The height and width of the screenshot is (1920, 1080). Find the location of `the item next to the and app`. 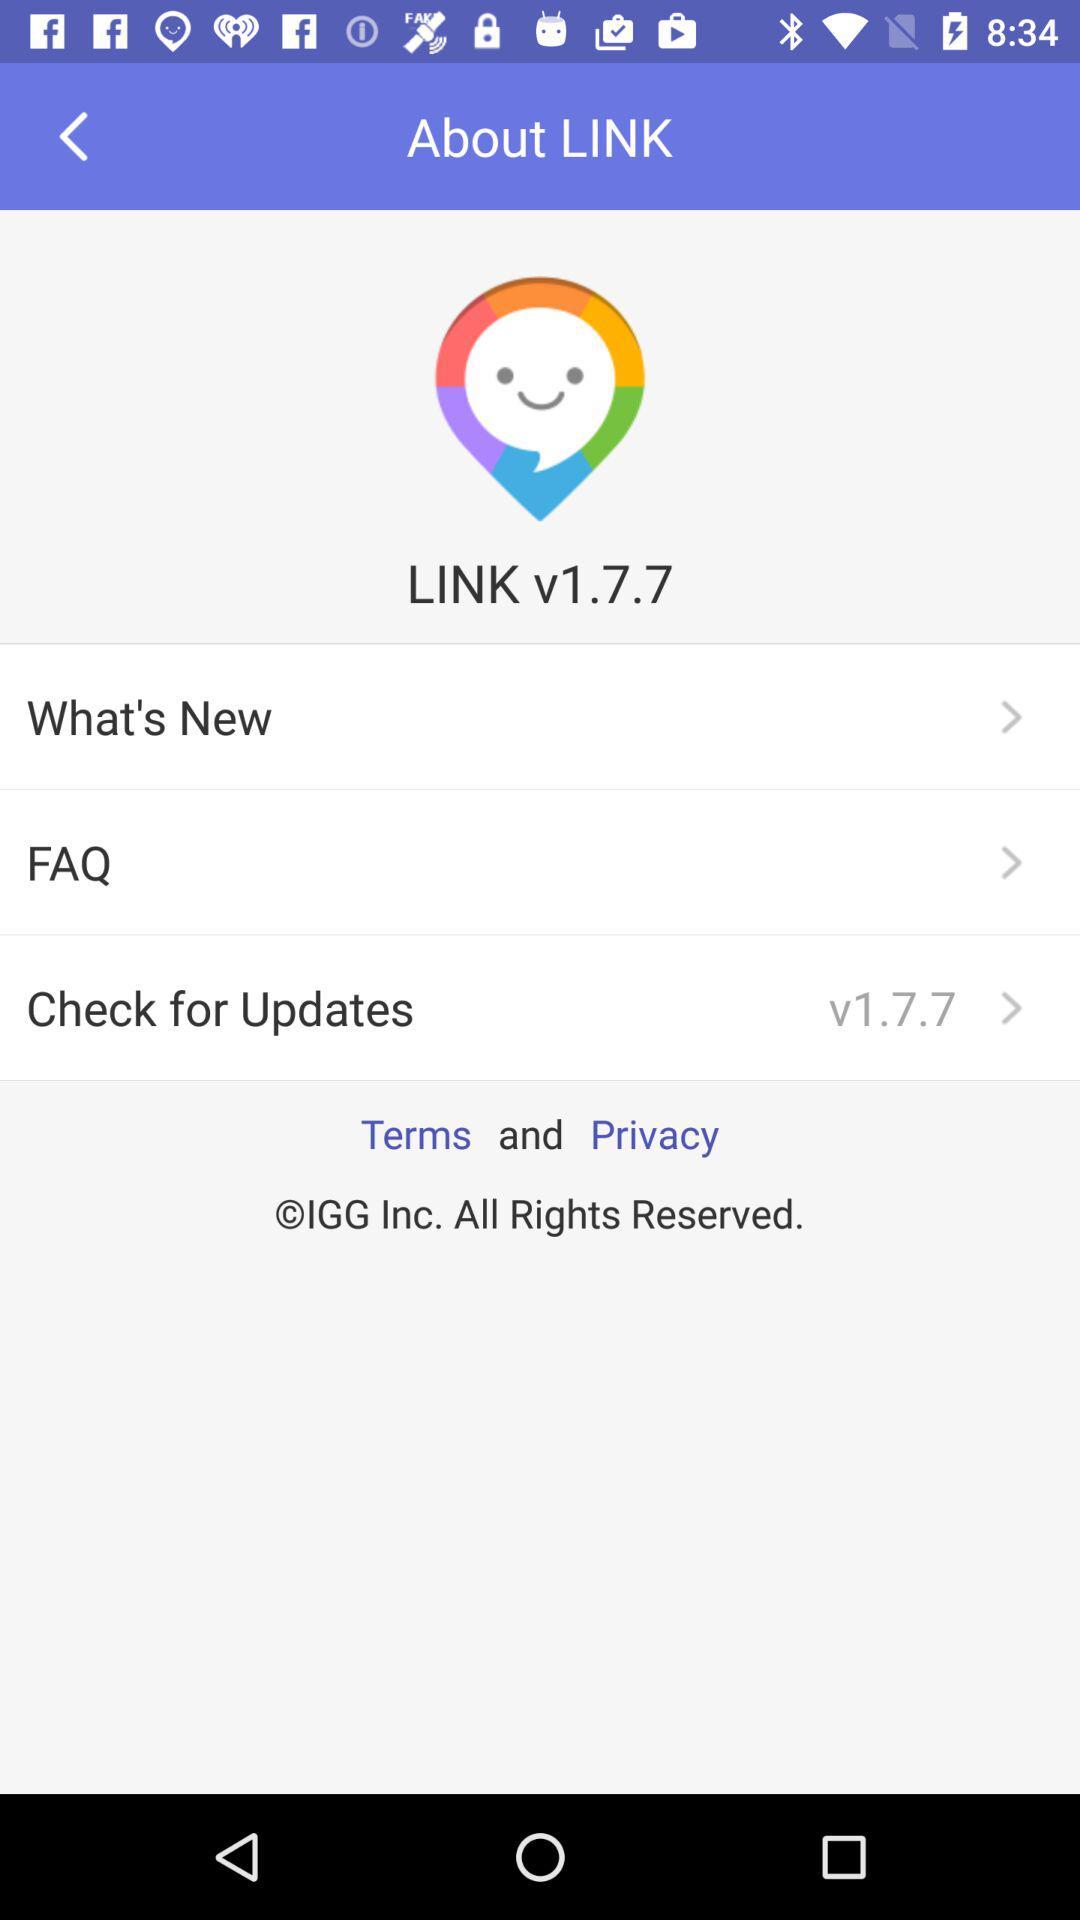

the item next to the and app is located at coordinates (415, 1133).